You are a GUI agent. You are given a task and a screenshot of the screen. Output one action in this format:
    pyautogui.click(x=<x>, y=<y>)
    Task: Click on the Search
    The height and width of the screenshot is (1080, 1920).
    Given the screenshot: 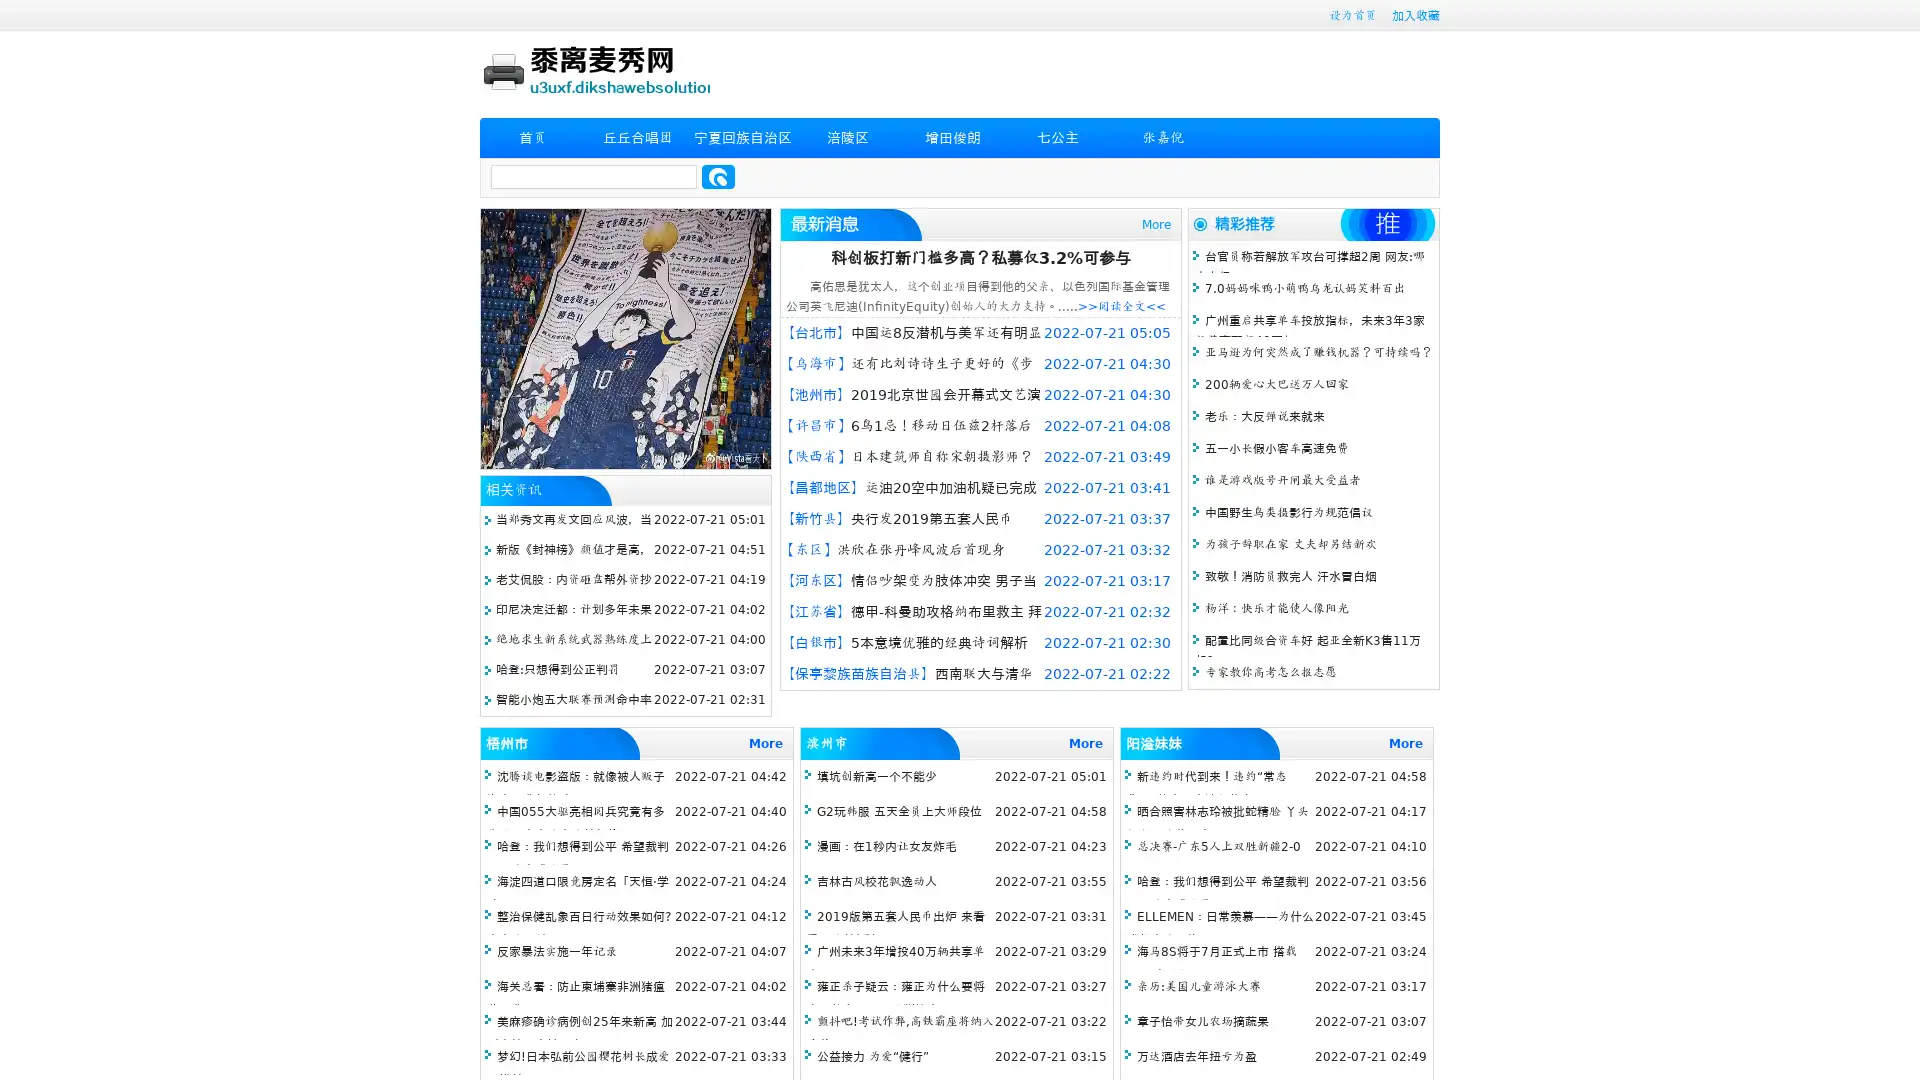 What is the action you would take?
    pyautogui.click(x=718, y=176)
    